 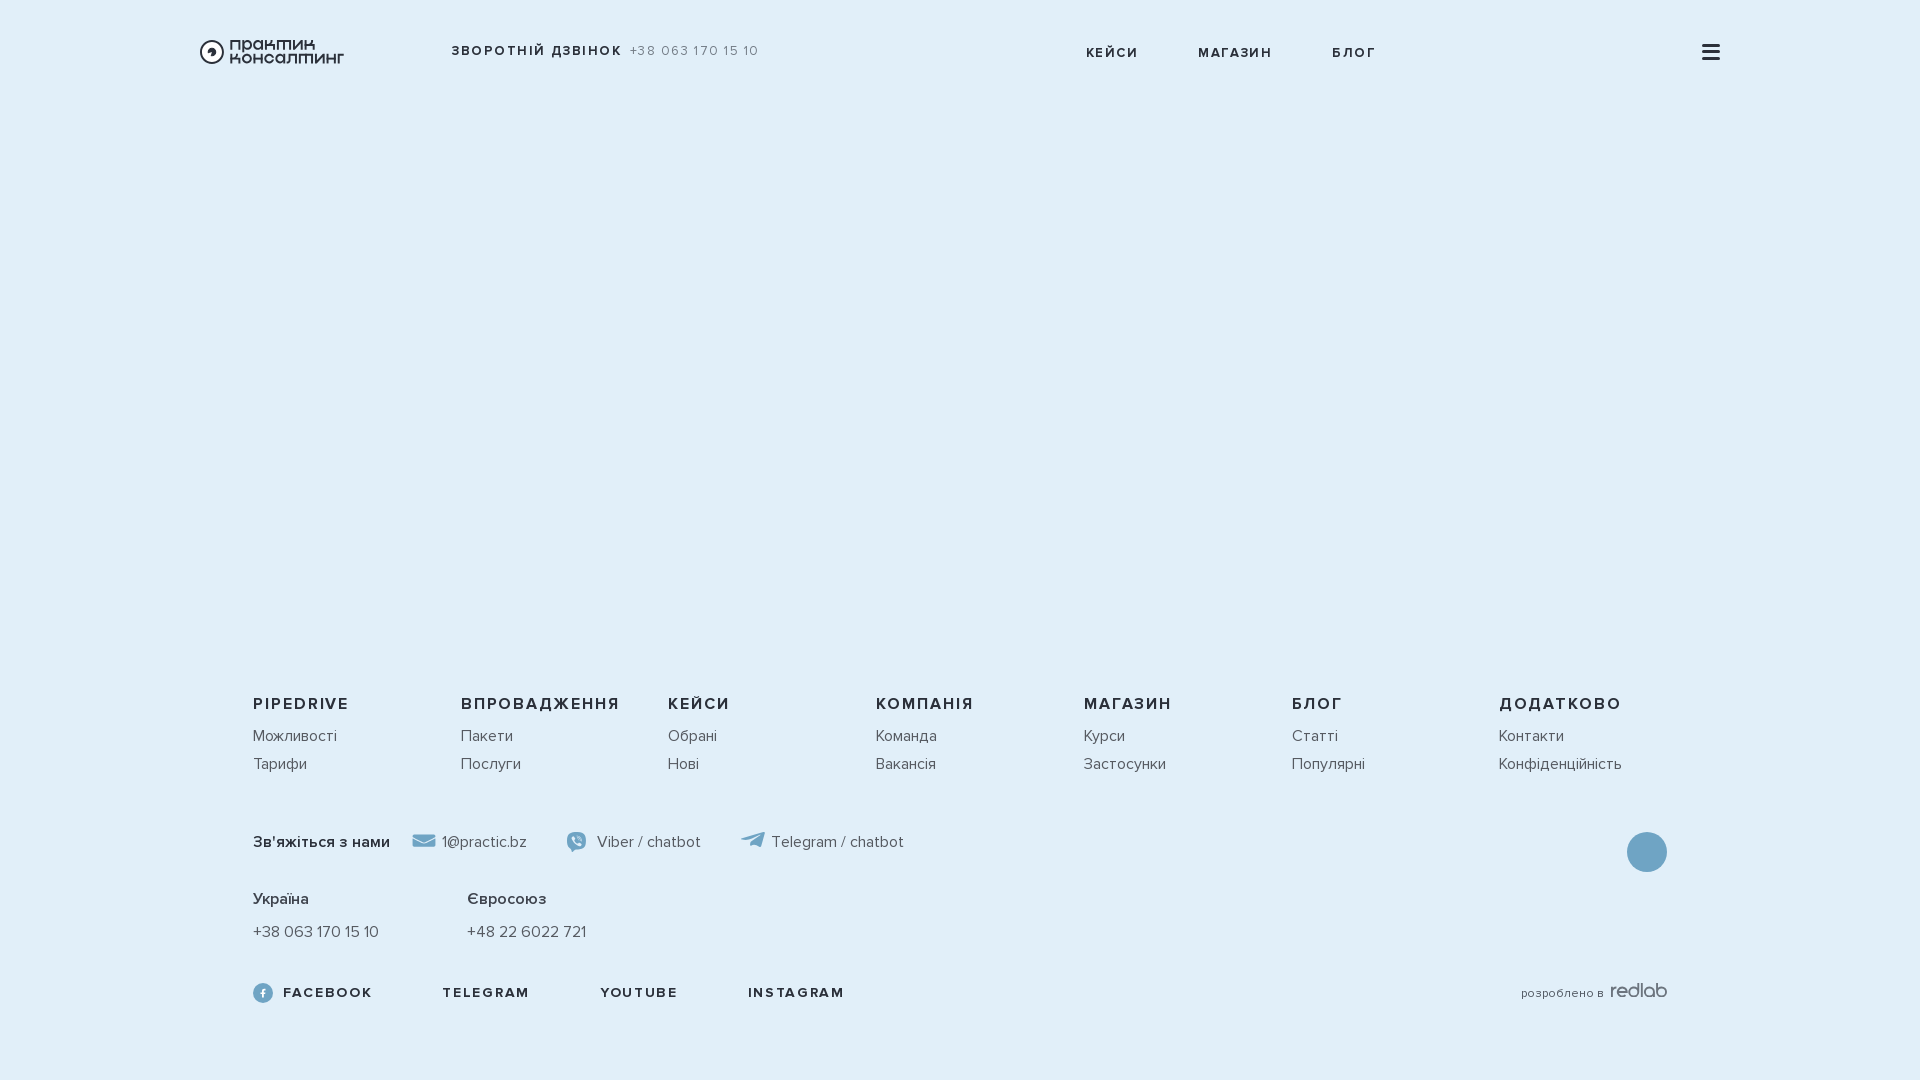 I want to click on 'TELEGRAM', so click(x=469, y=992).